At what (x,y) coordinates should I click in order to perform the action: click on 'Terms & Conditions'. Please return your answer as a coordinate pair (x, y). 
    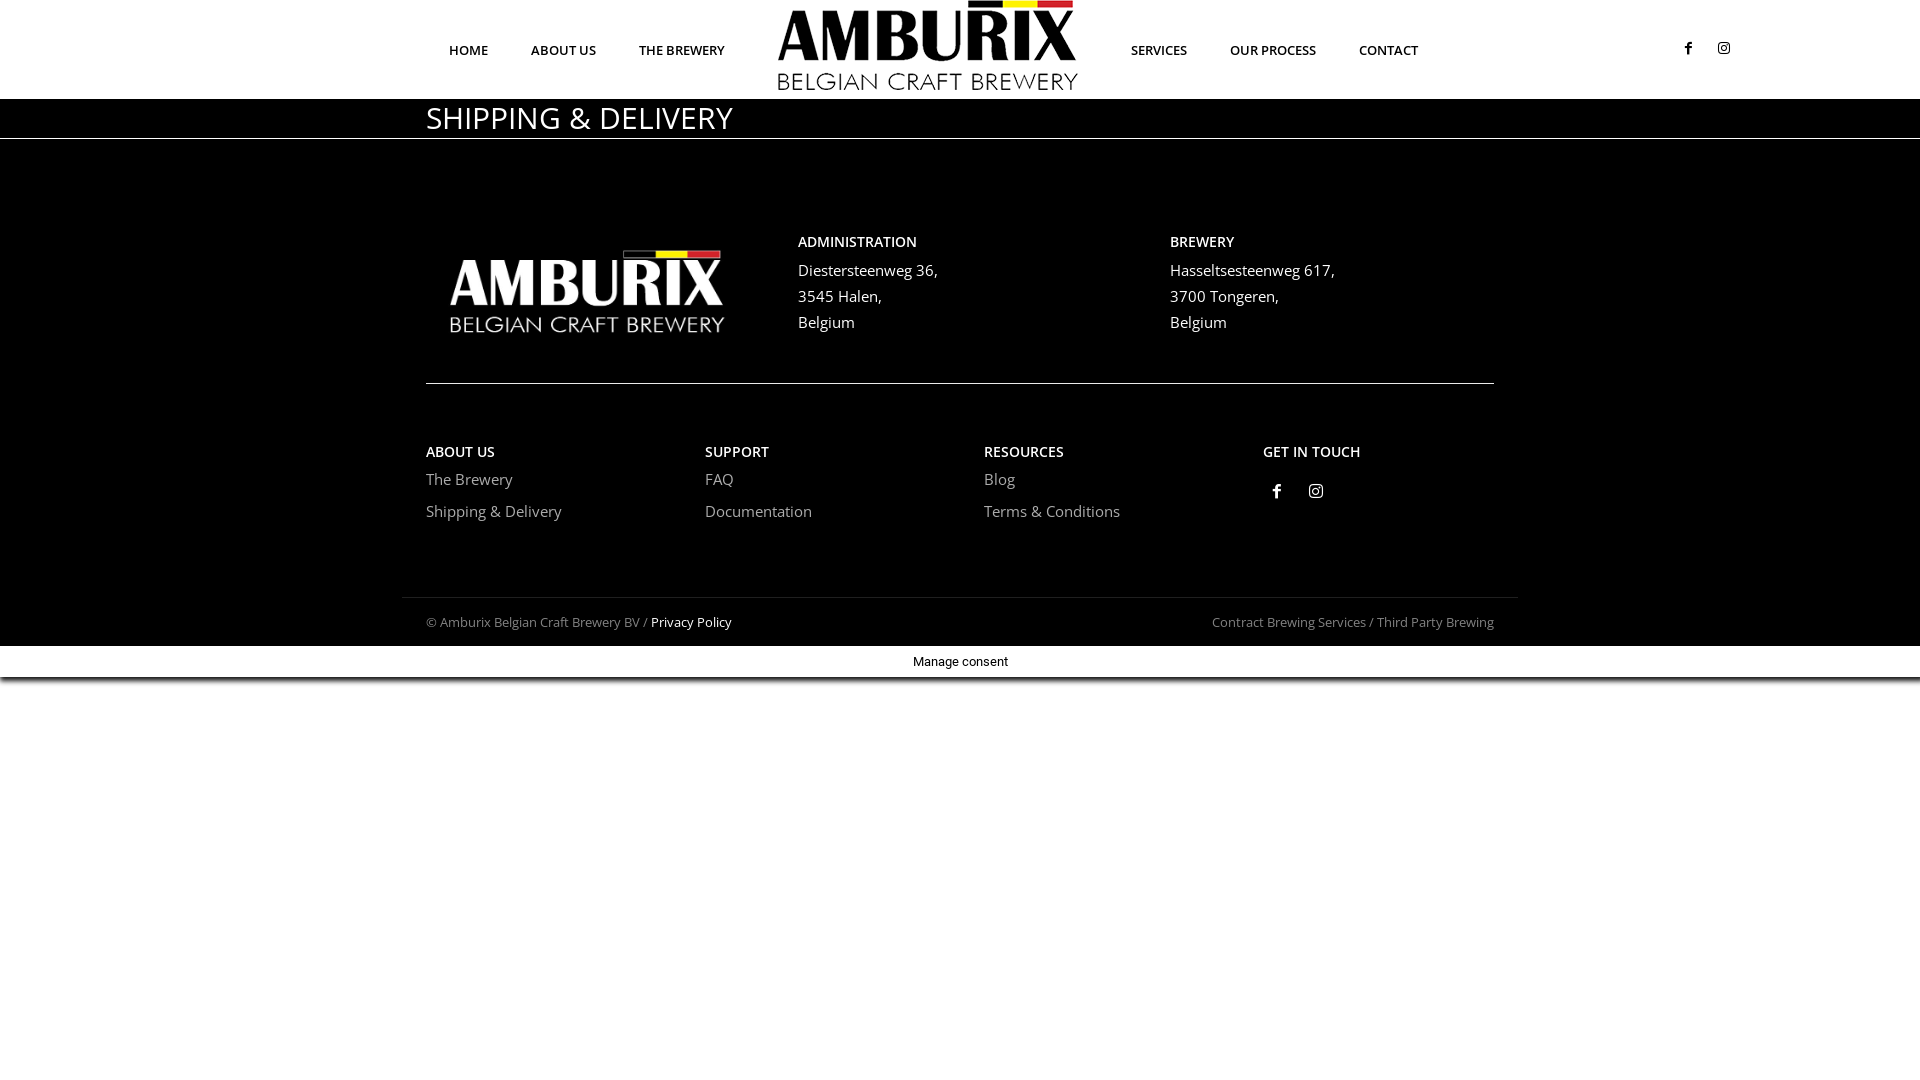
    Looking at the image, I should click on (1050, 509).